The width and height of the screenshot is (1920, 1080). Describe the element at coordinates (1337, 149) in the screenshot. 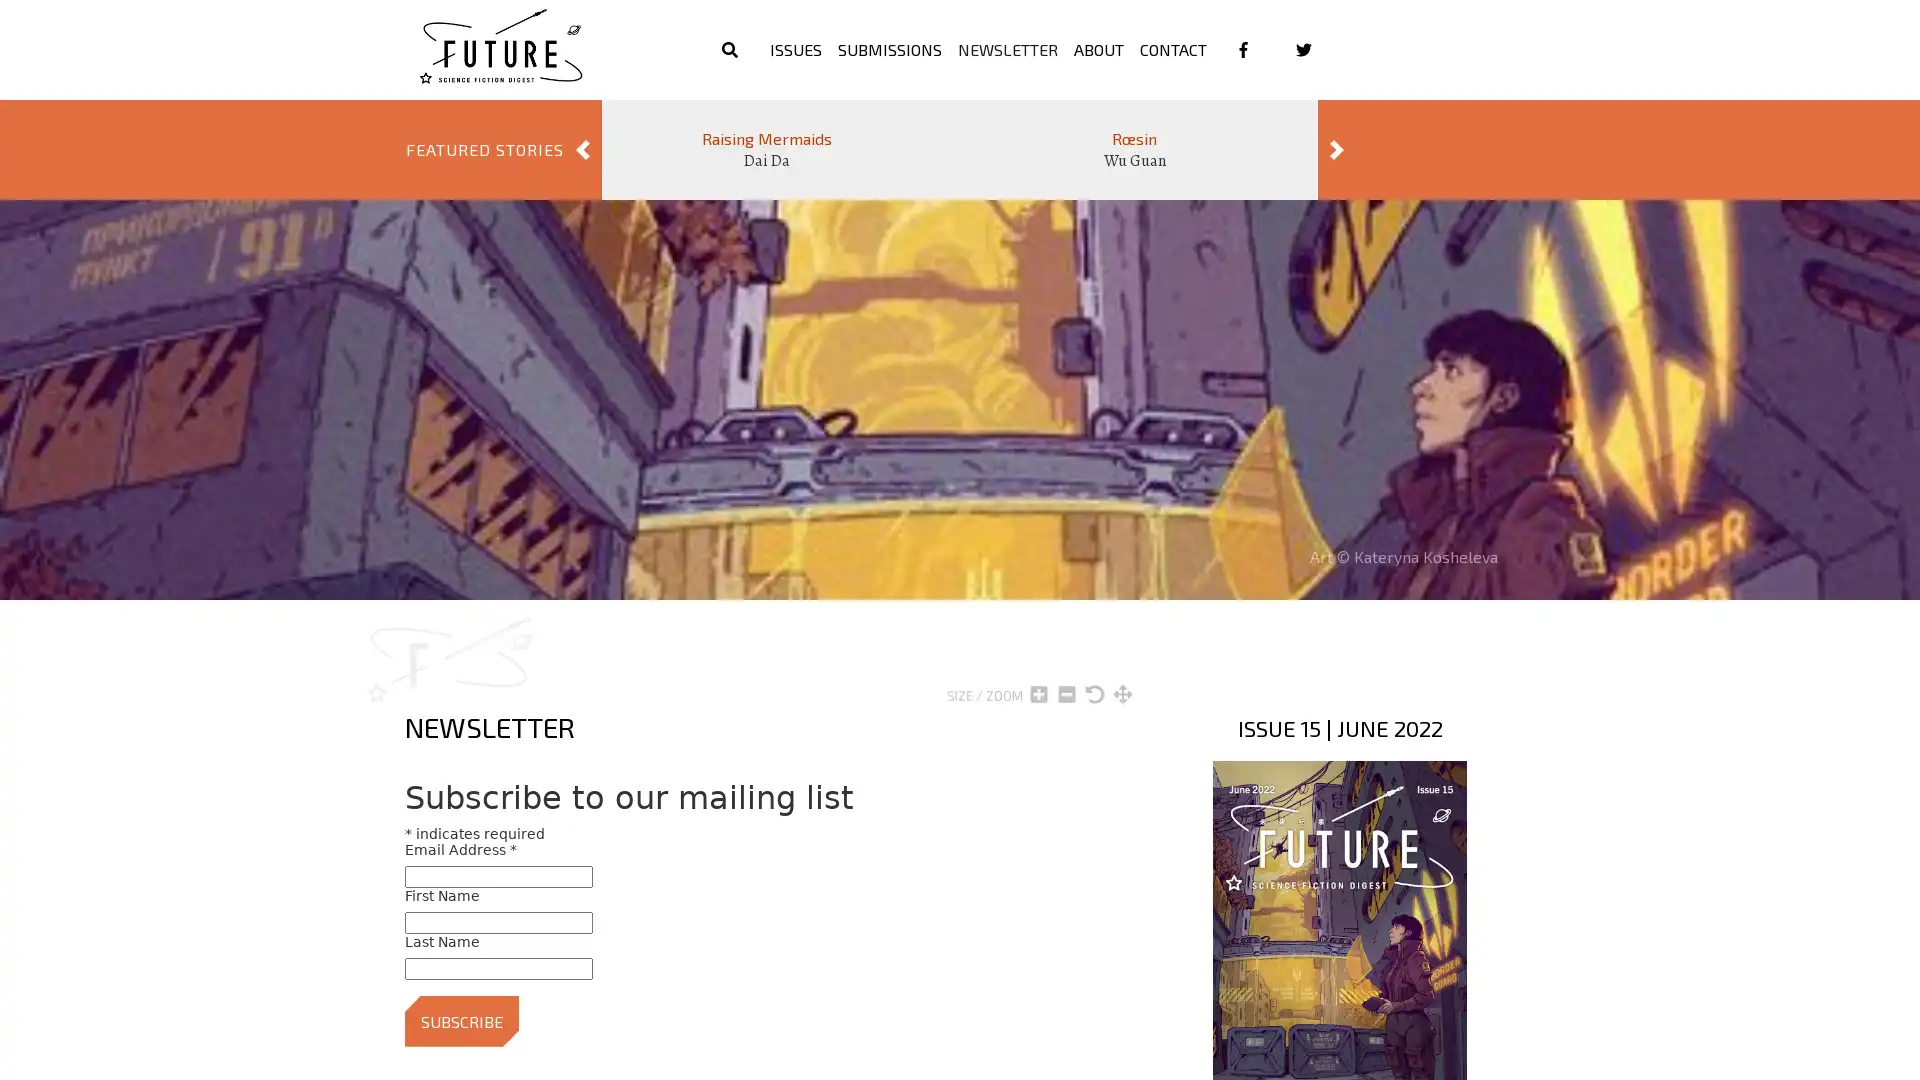

I see `Next` at that location.